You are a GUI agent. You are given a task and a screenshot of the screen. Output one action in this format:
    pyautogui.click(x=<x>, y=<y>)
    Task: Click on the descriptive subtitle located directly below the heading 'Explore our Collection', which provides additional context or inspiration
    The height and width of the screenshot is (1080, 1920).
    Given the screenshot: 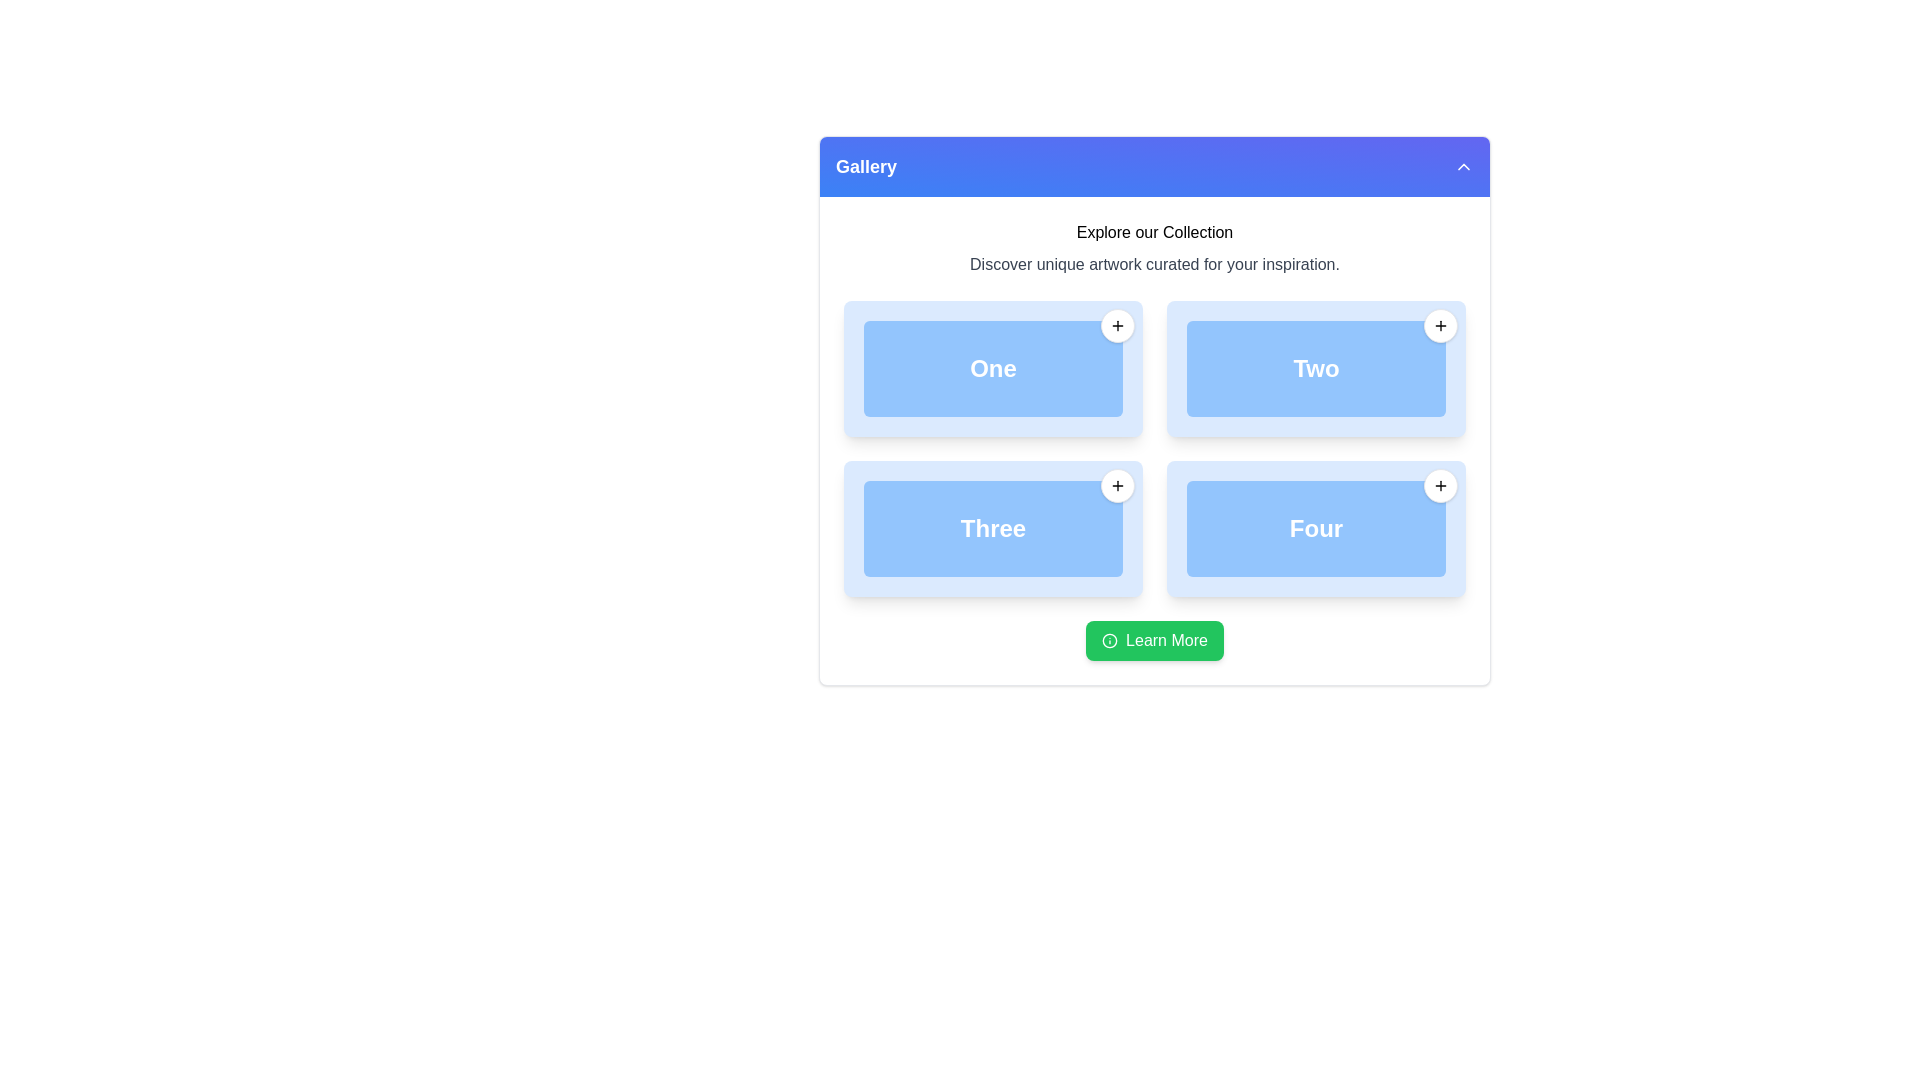 What is the action you would take?
    pyautogui.click(x=1155, y=264)
    